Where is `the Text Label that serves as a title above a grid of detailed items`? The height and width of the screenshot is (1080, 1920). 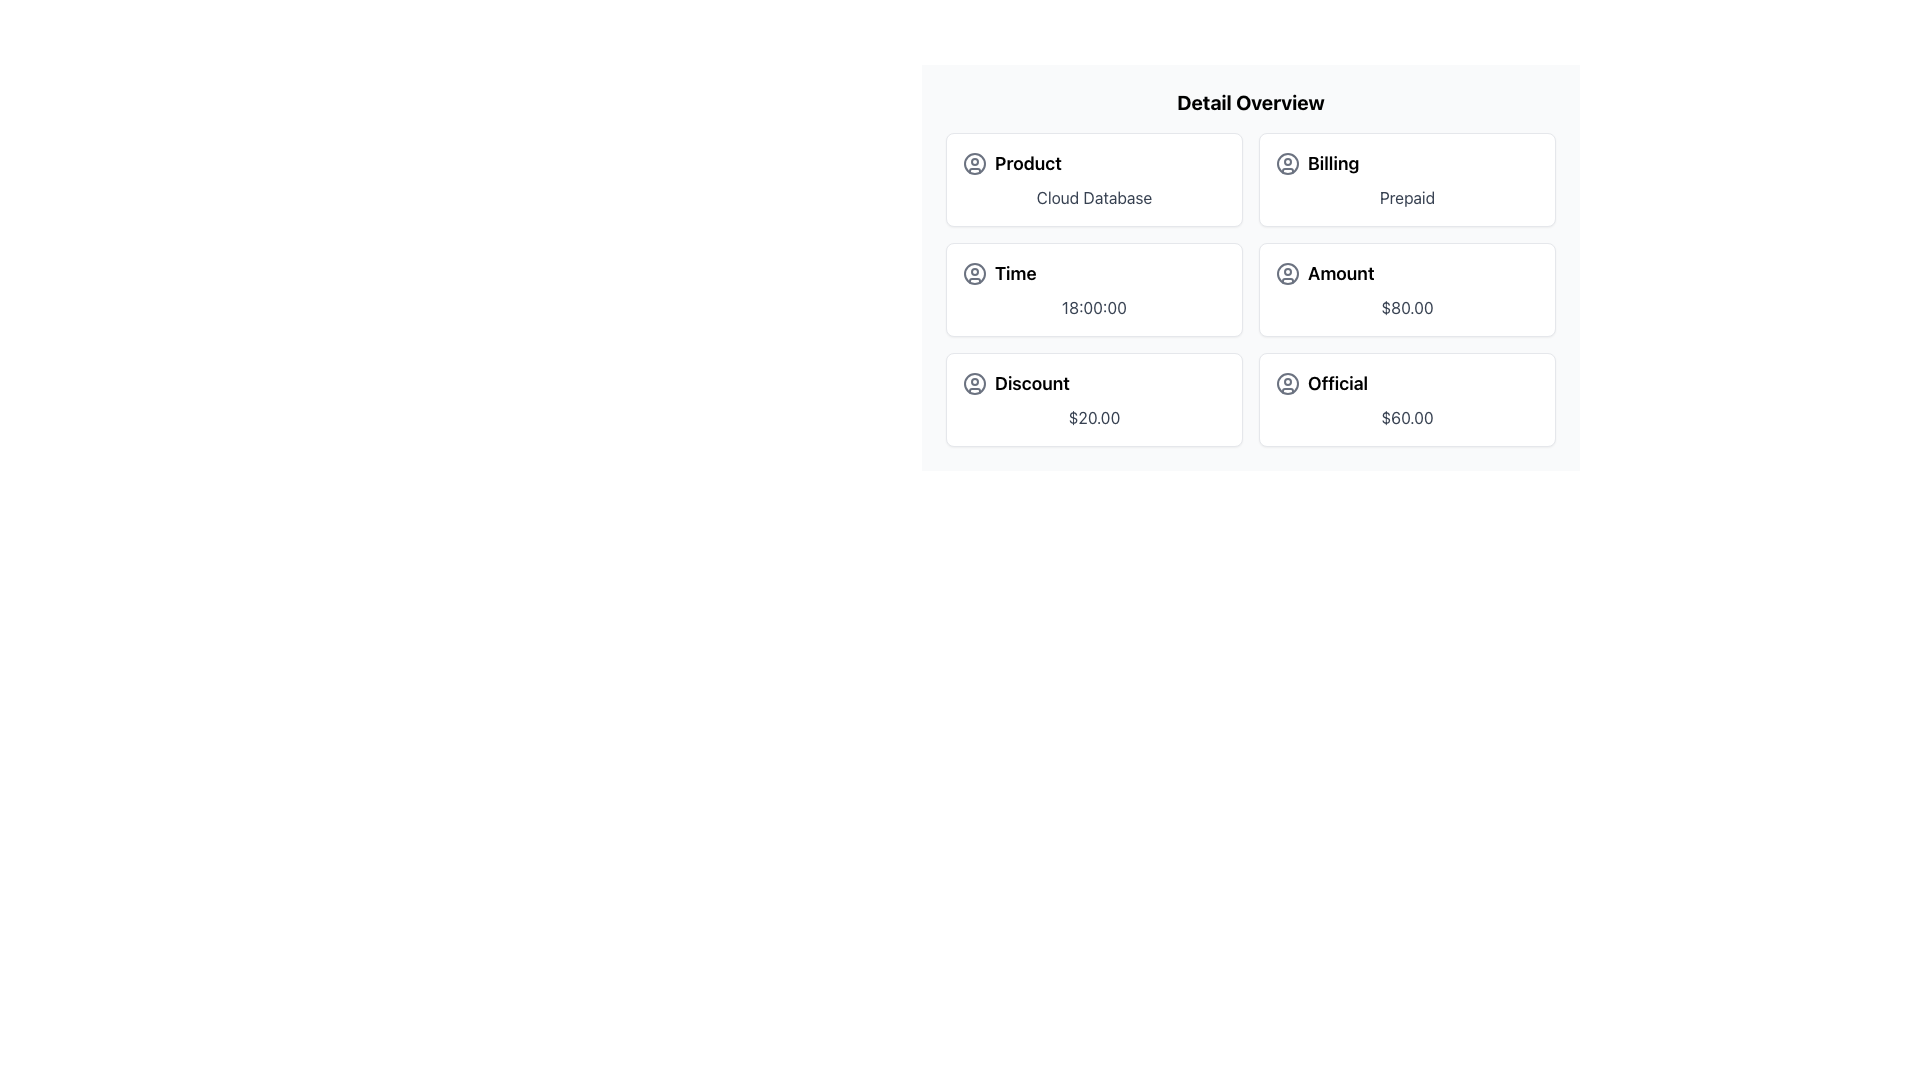
the Text Label that serves as a title above a grid of detailed items is located at coordinates (1250, 103).